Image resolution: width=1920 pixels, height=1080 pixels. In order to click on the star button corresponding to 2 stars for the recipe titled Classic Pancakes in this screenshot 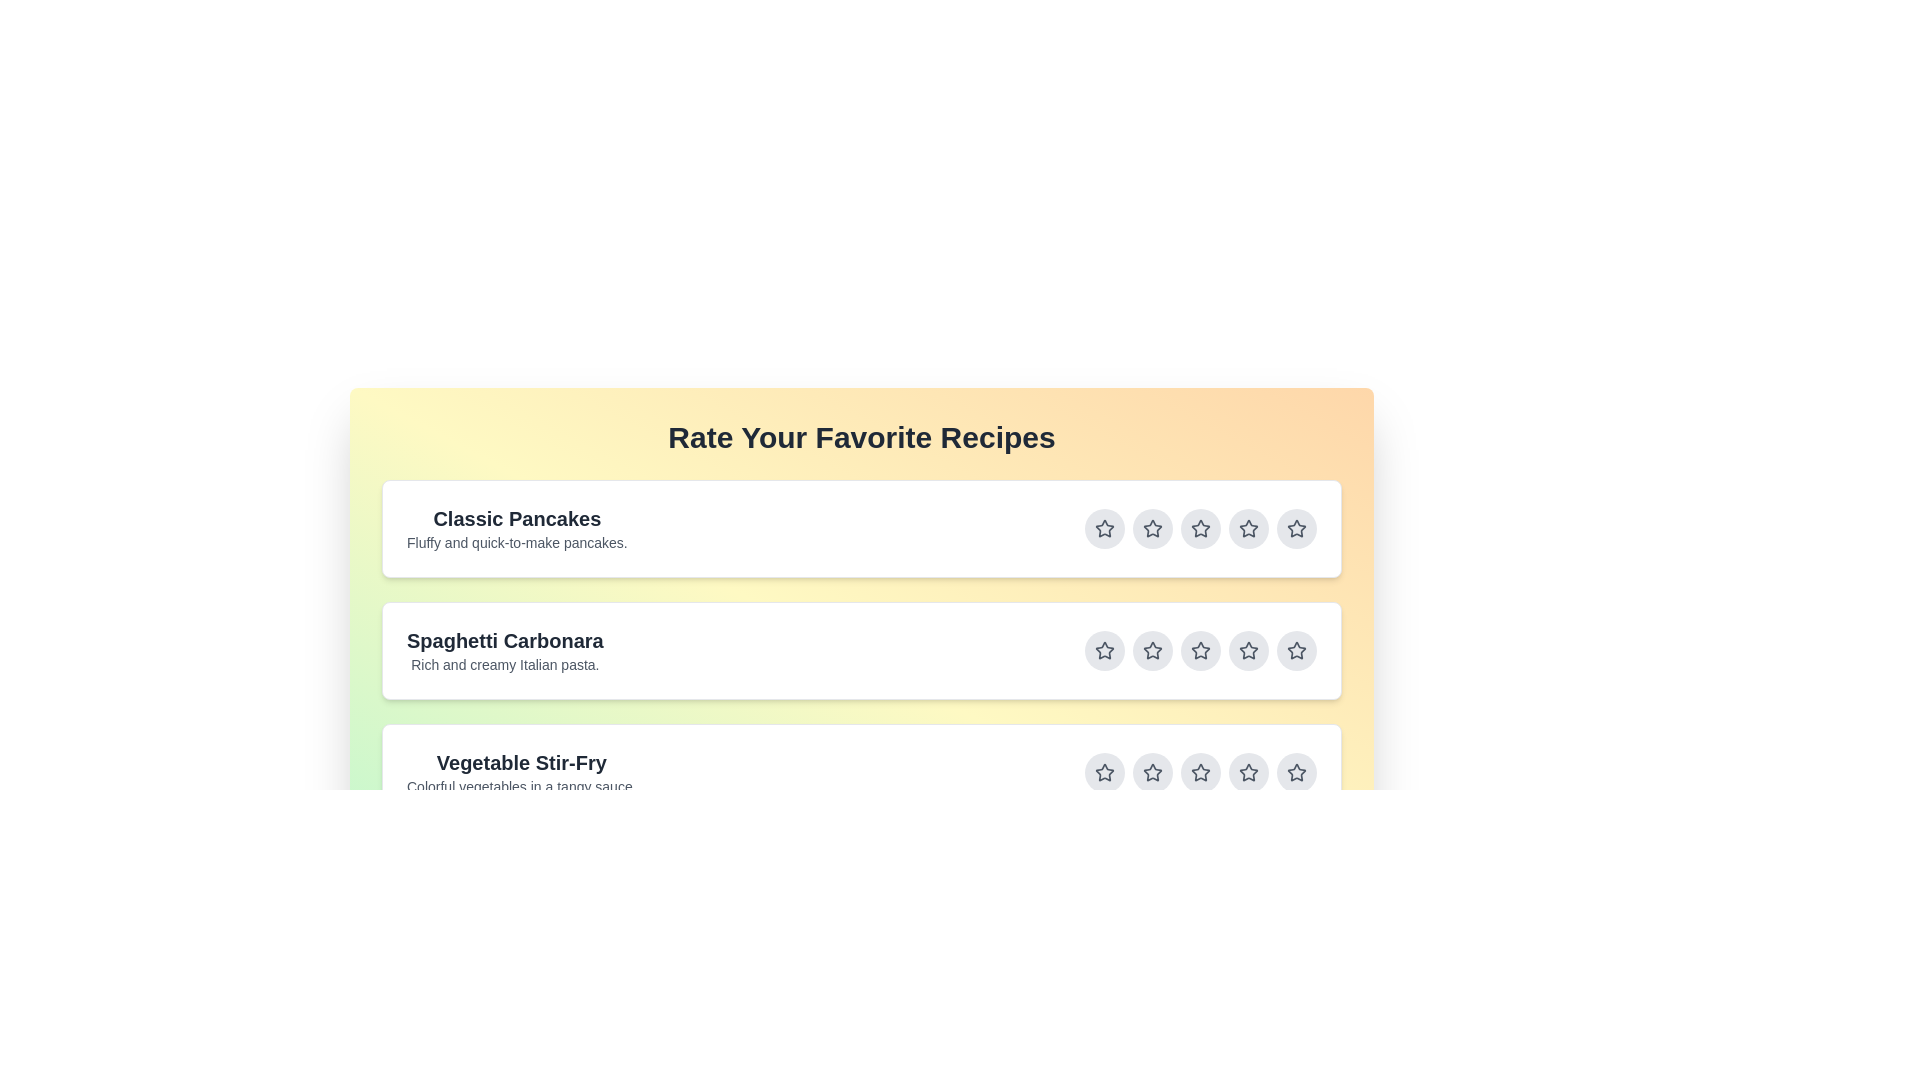, I will do `click(1152, 527)`.